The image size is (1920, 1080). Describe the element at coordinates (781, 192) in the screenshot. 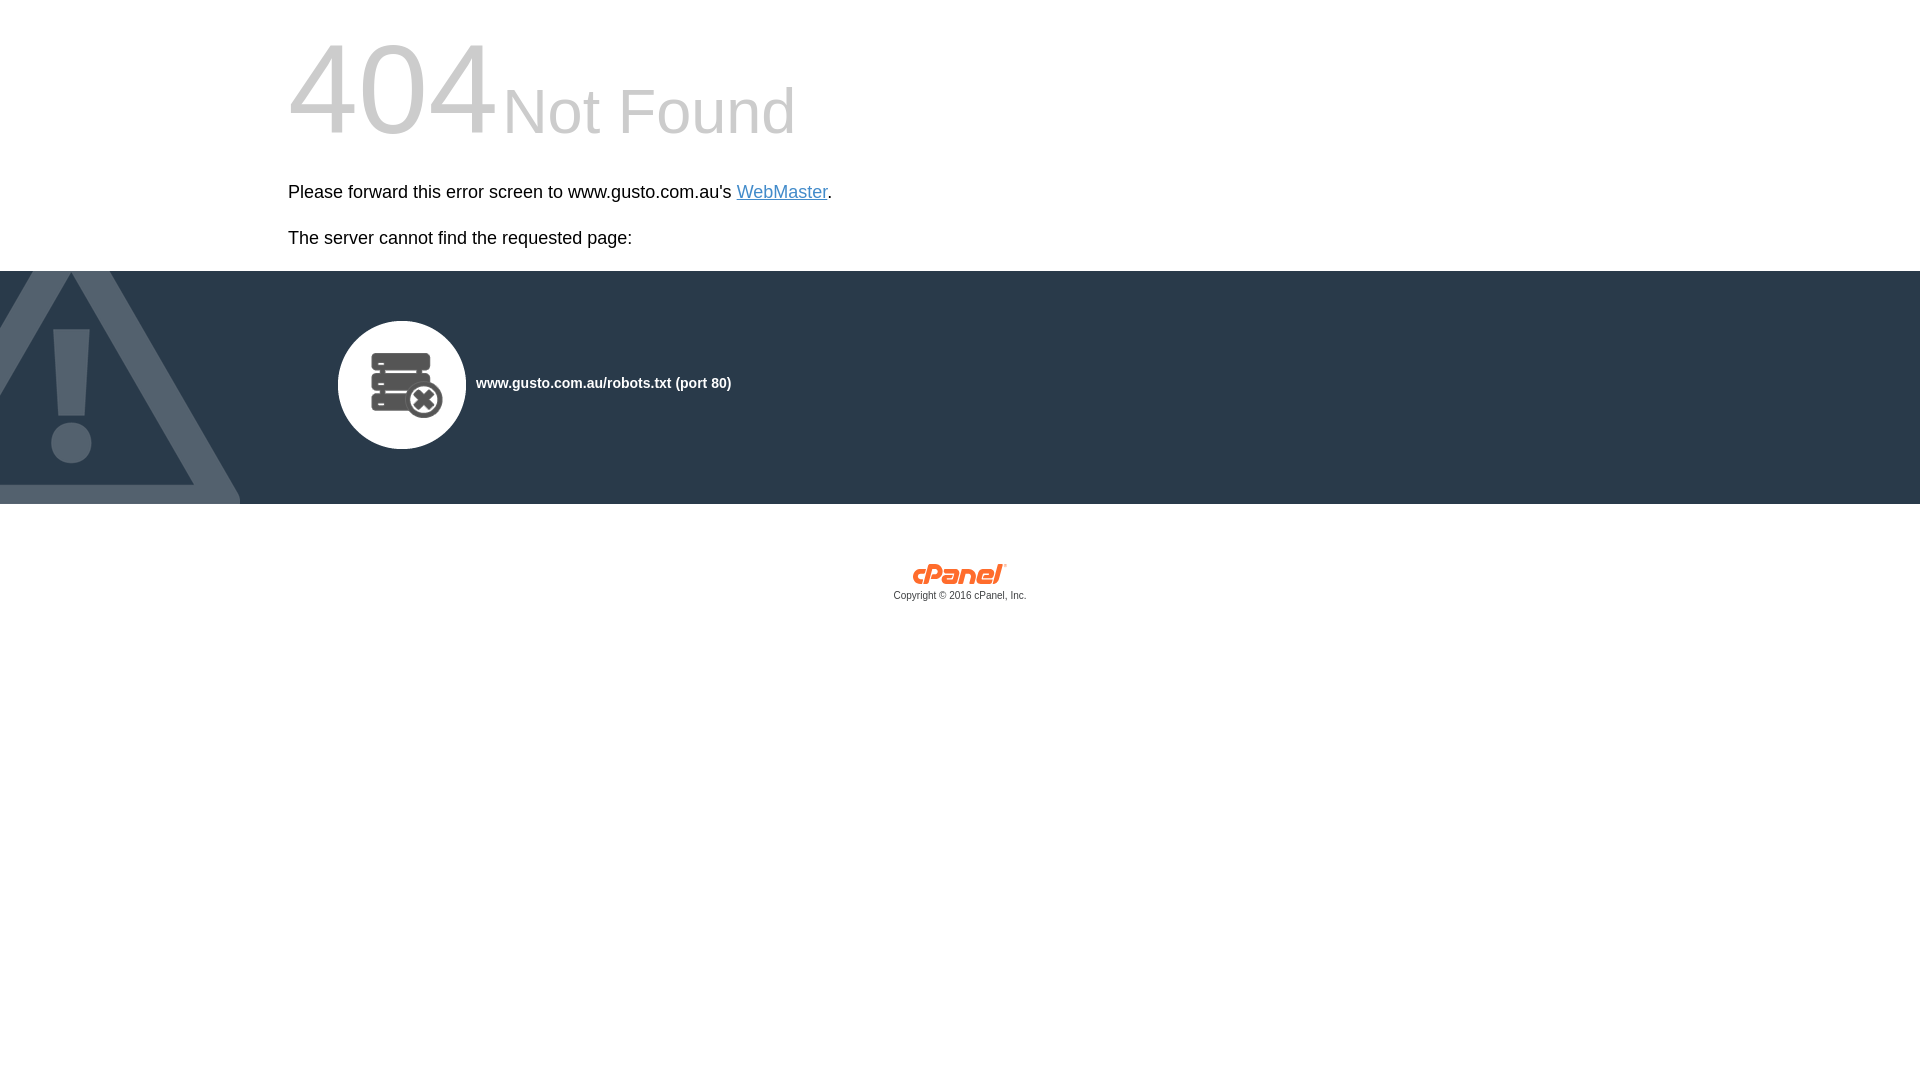

I see `'WebMaster'` at that location.